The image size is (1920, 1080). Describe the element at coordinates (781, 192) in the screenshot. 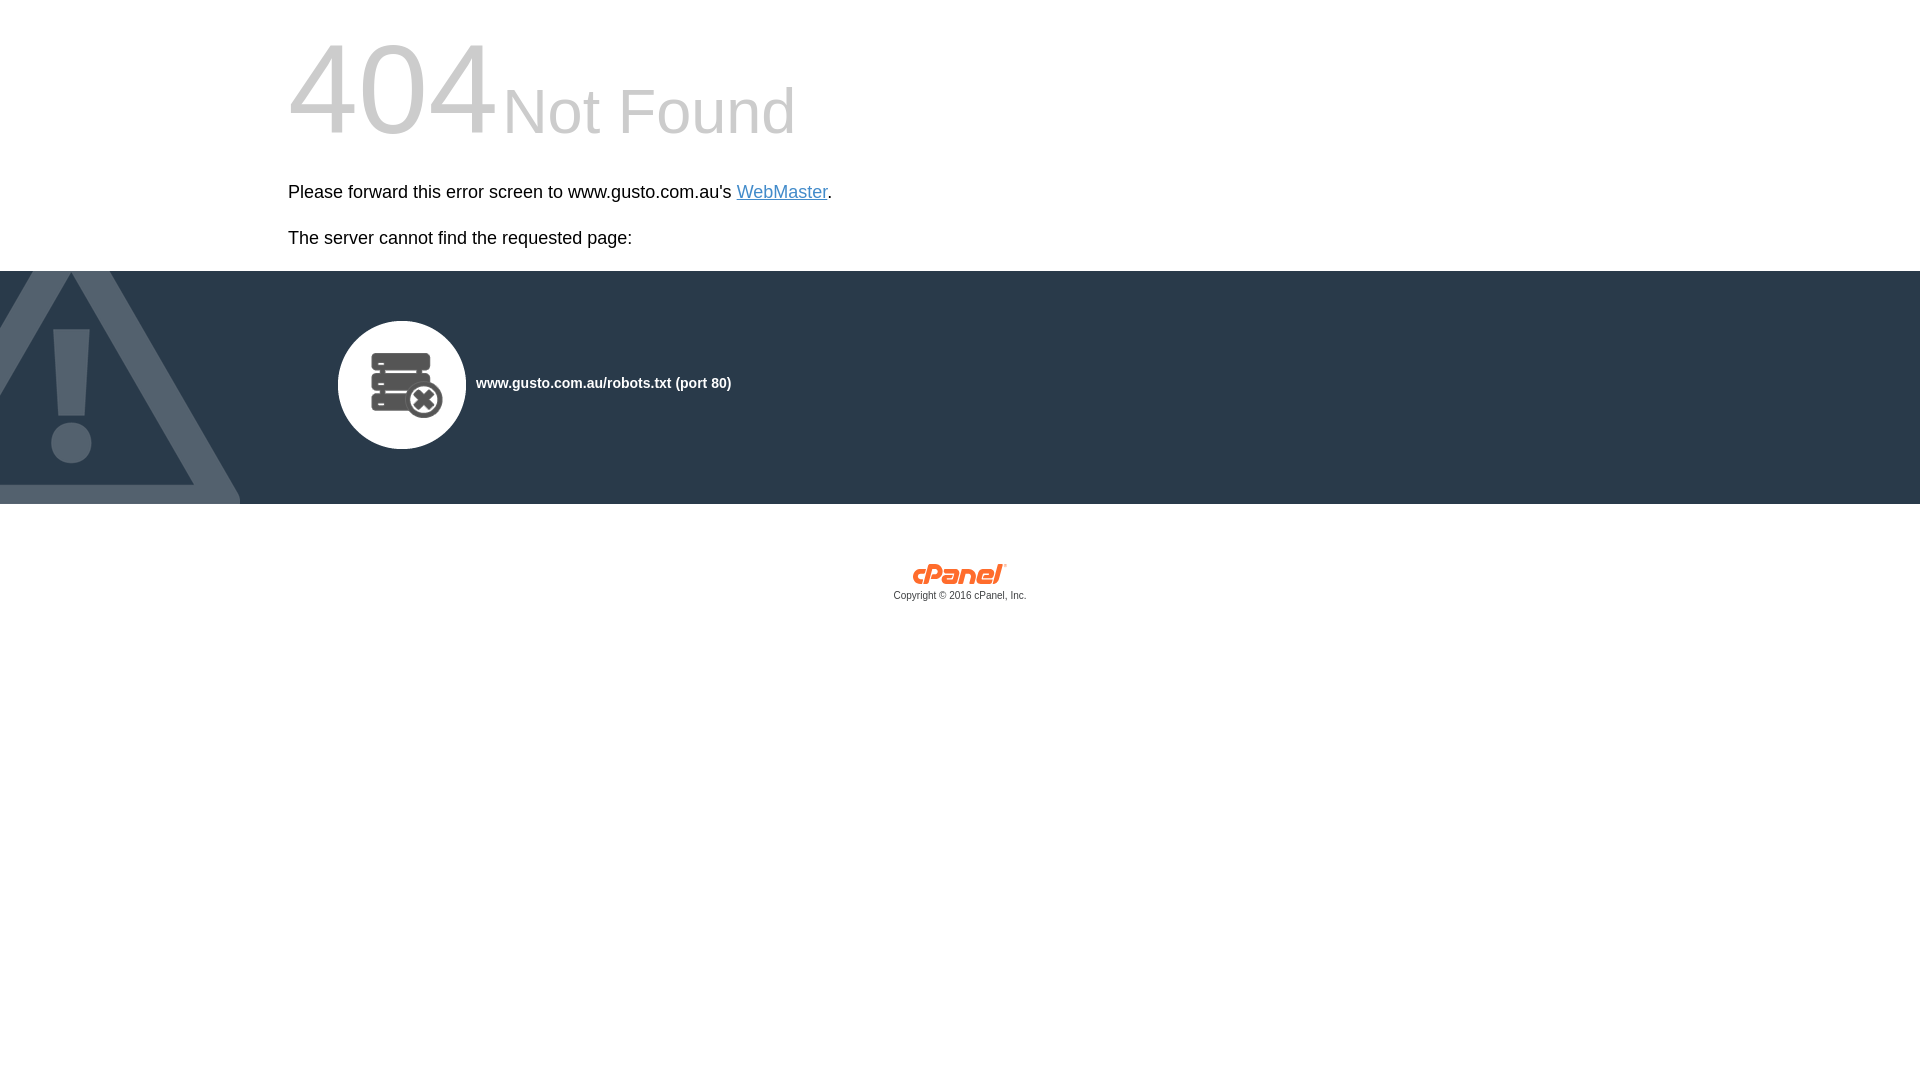

I see `'WebMaster'` at that location.